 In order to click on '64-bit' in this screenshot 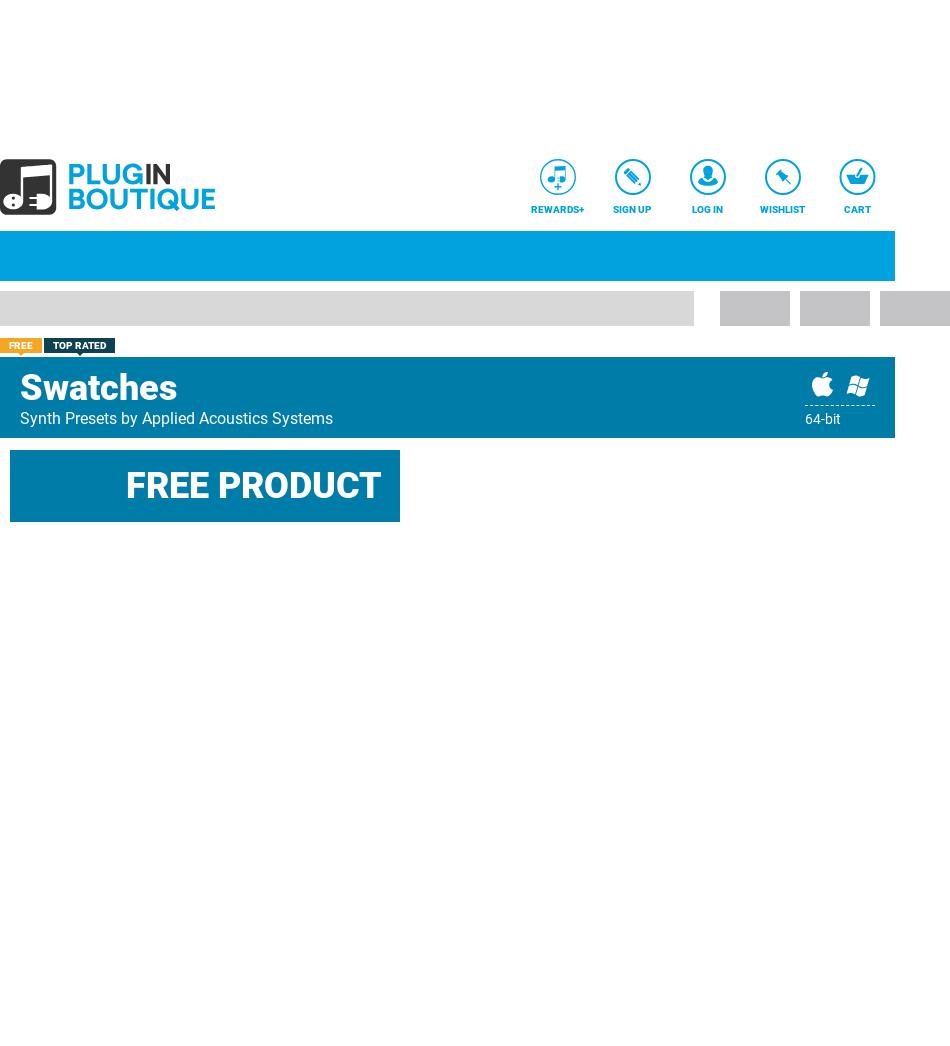, I will do `click(821, 417)`.